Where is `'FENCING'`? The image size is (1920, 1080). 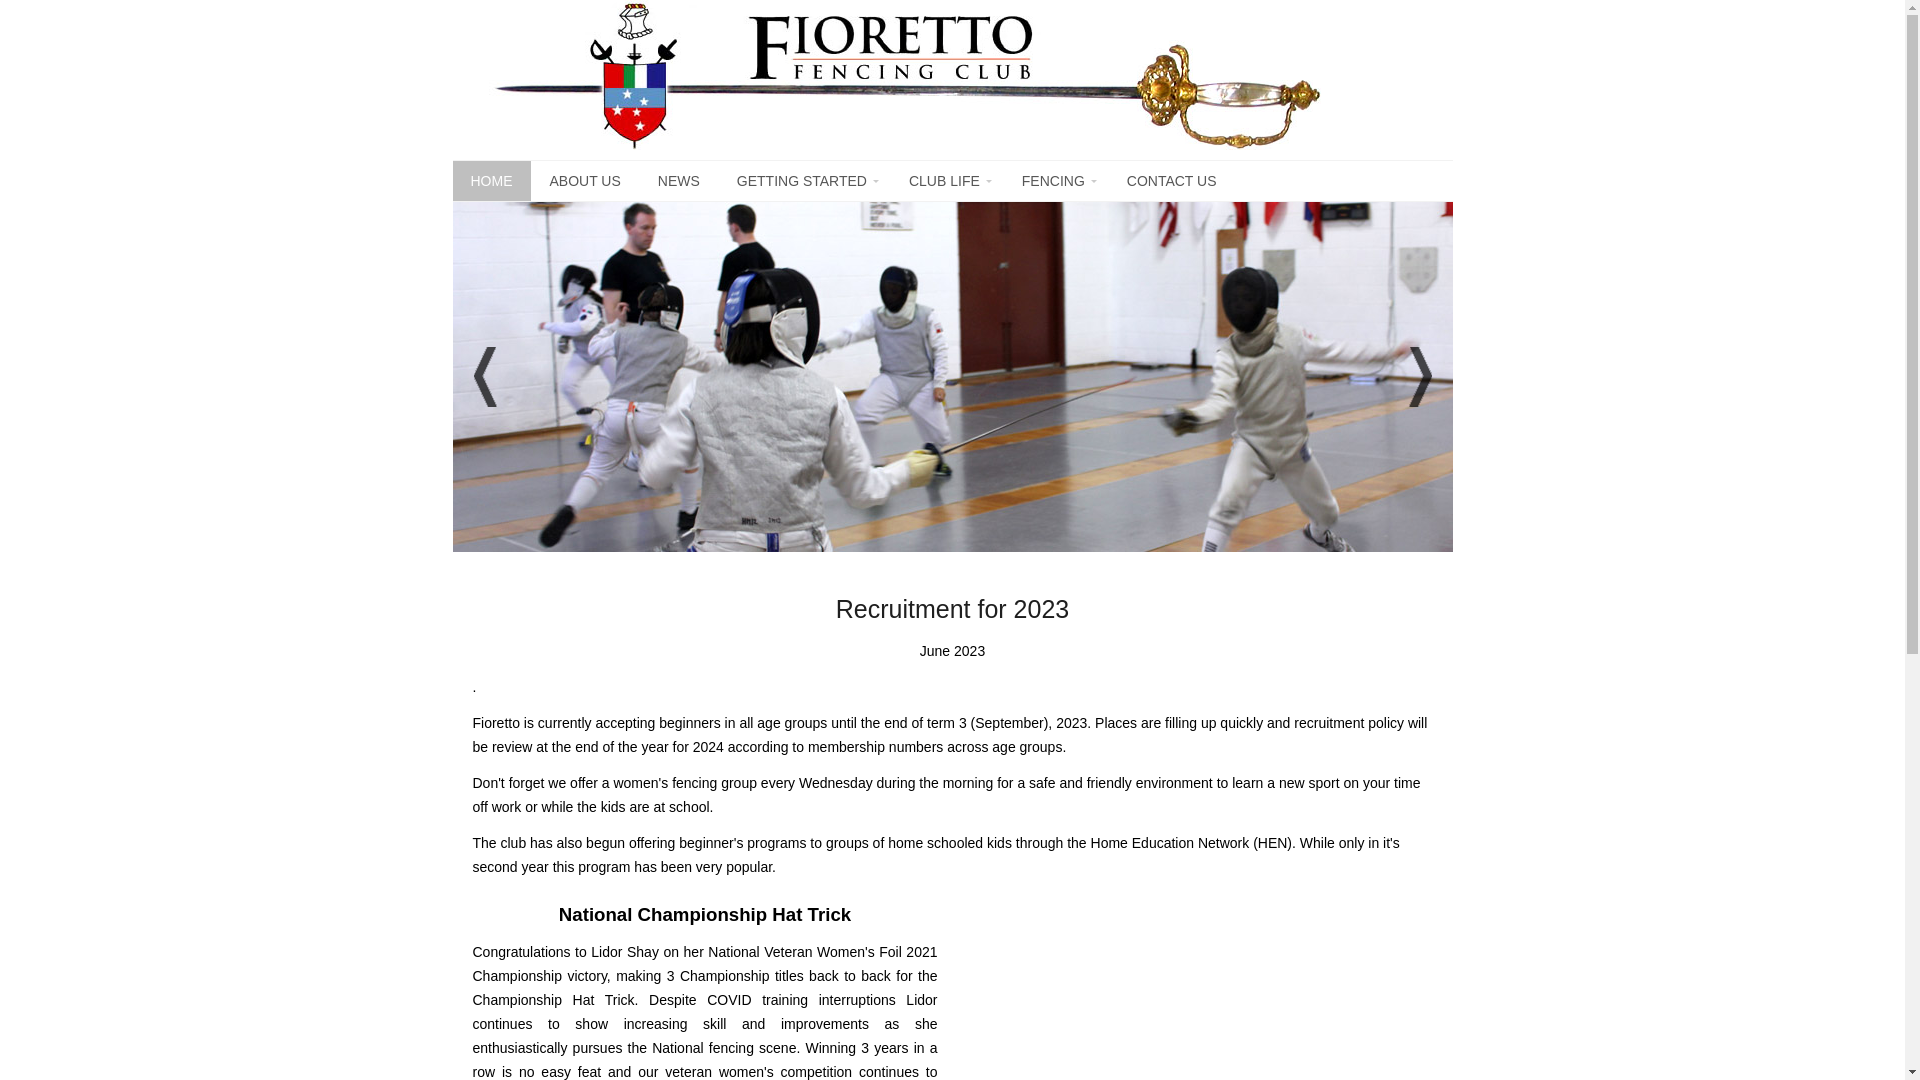 'FENCING' is located at coordinates (1055, 181).